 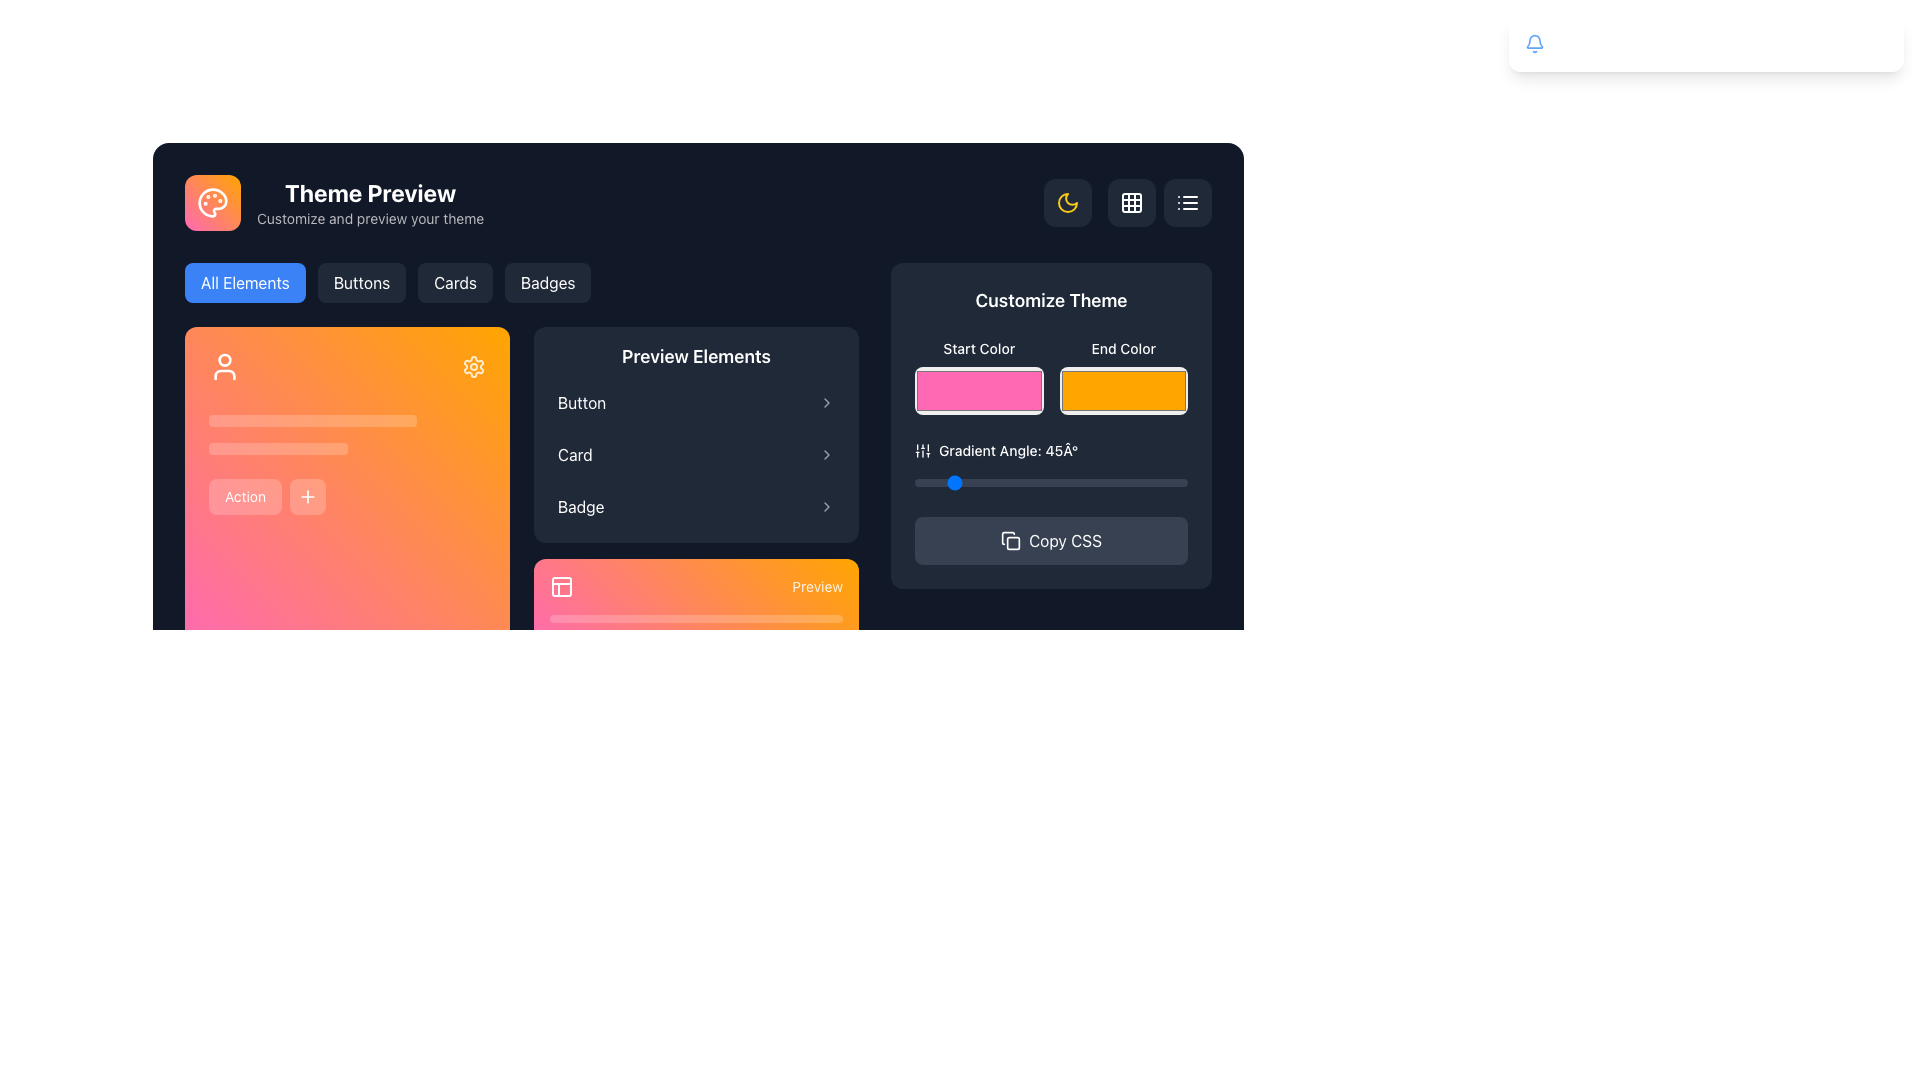 What do you see at coordinates (574, 455) in the screenshot?
I see `the content of the text label reading 'Card', which is styled in bright white font against a dark background, located beneath the 'Button' label and above the 'Badge' label in the 'Preview Elements' section` at bounding box center [574, 455].